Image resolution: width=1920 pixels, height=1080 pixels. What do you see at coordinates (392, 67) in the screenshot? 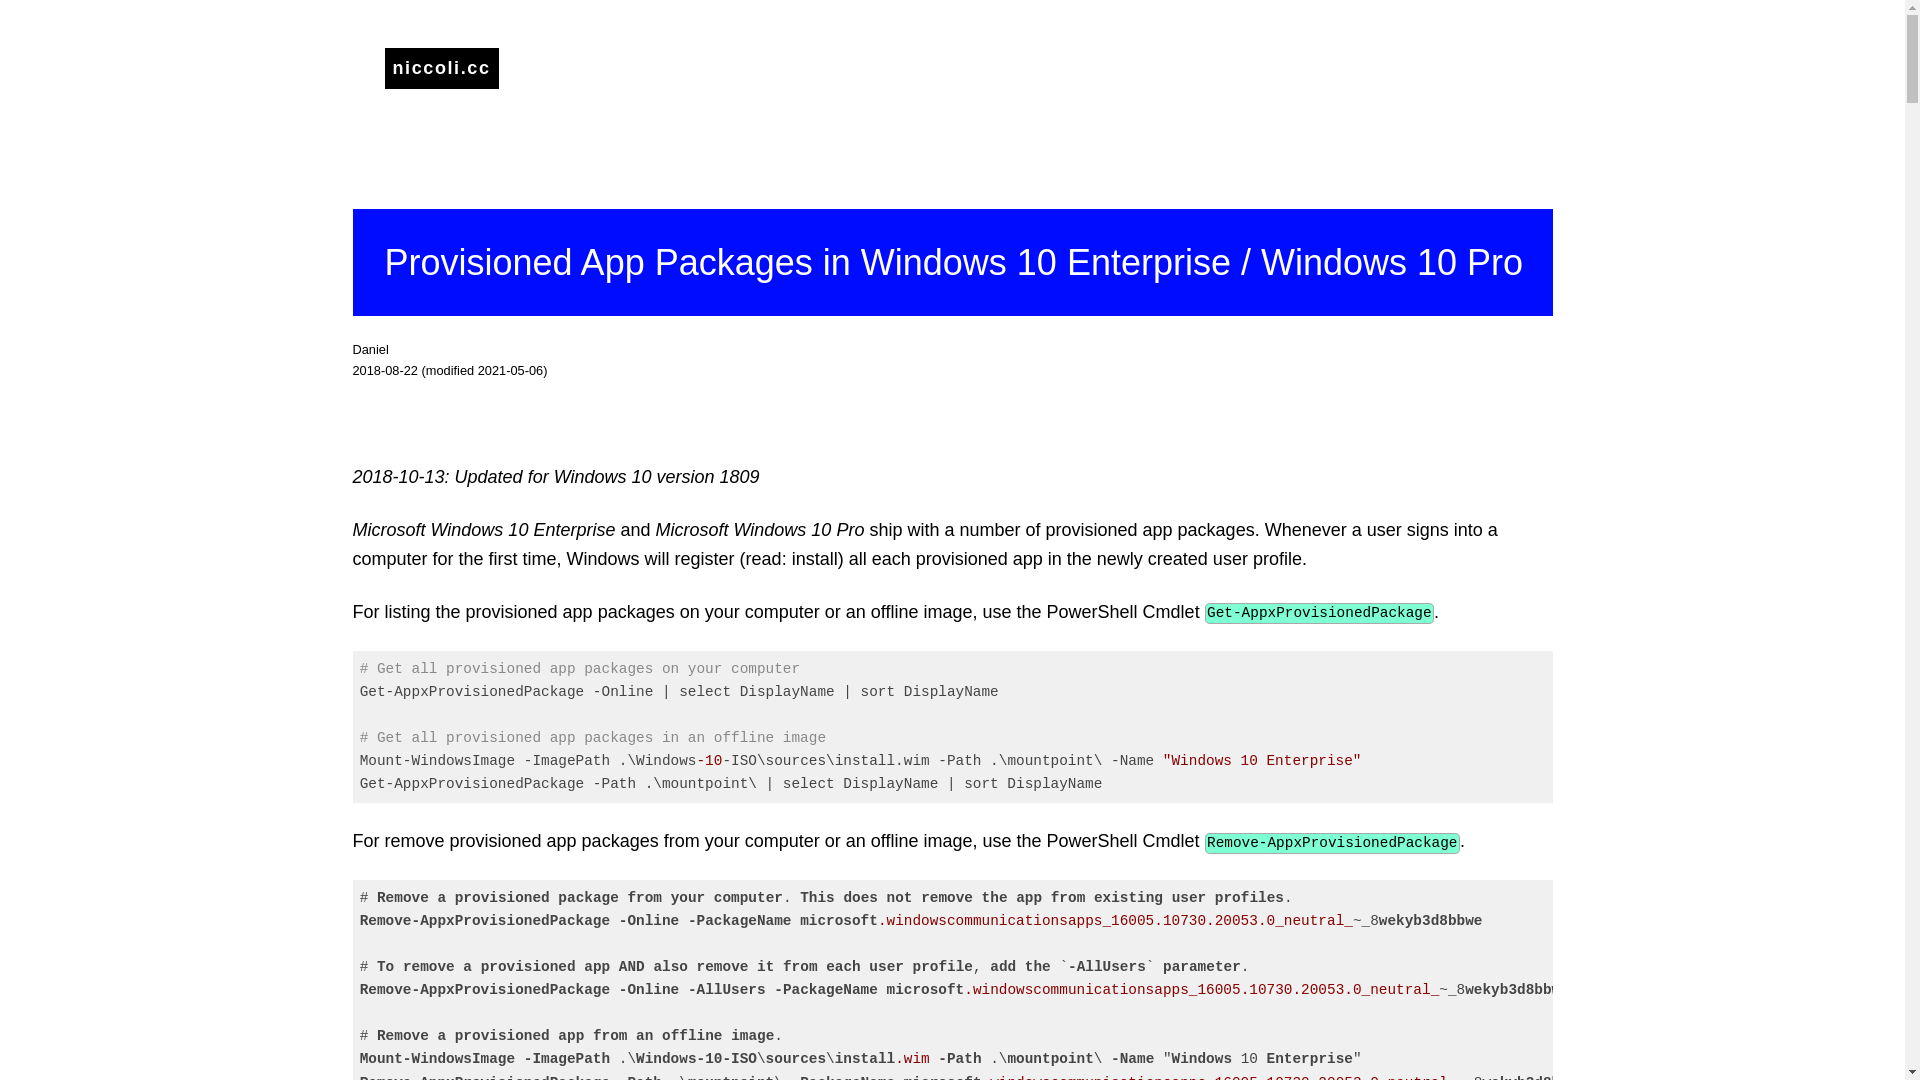
I see `'niccoli.cc'` at bounding box center [392, 67].